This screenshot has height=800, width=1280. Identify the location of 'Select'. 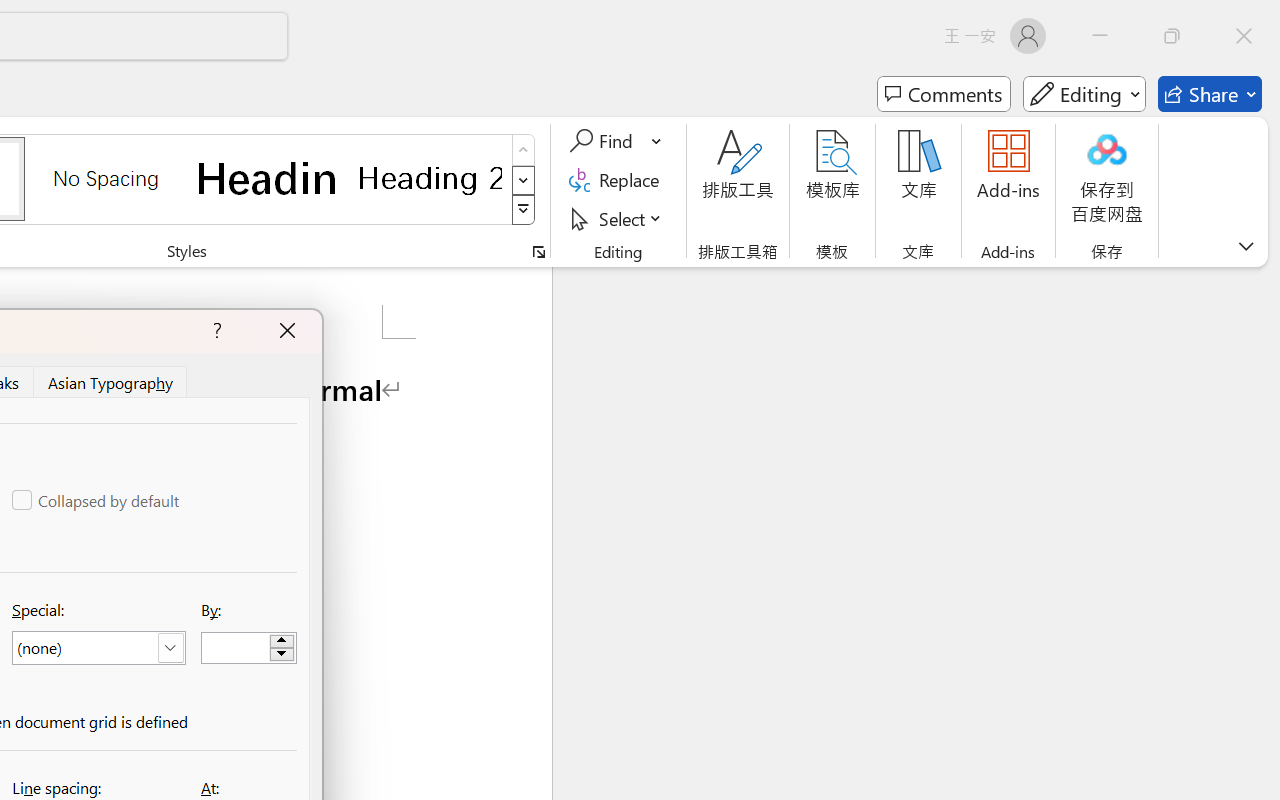
(617, 218).